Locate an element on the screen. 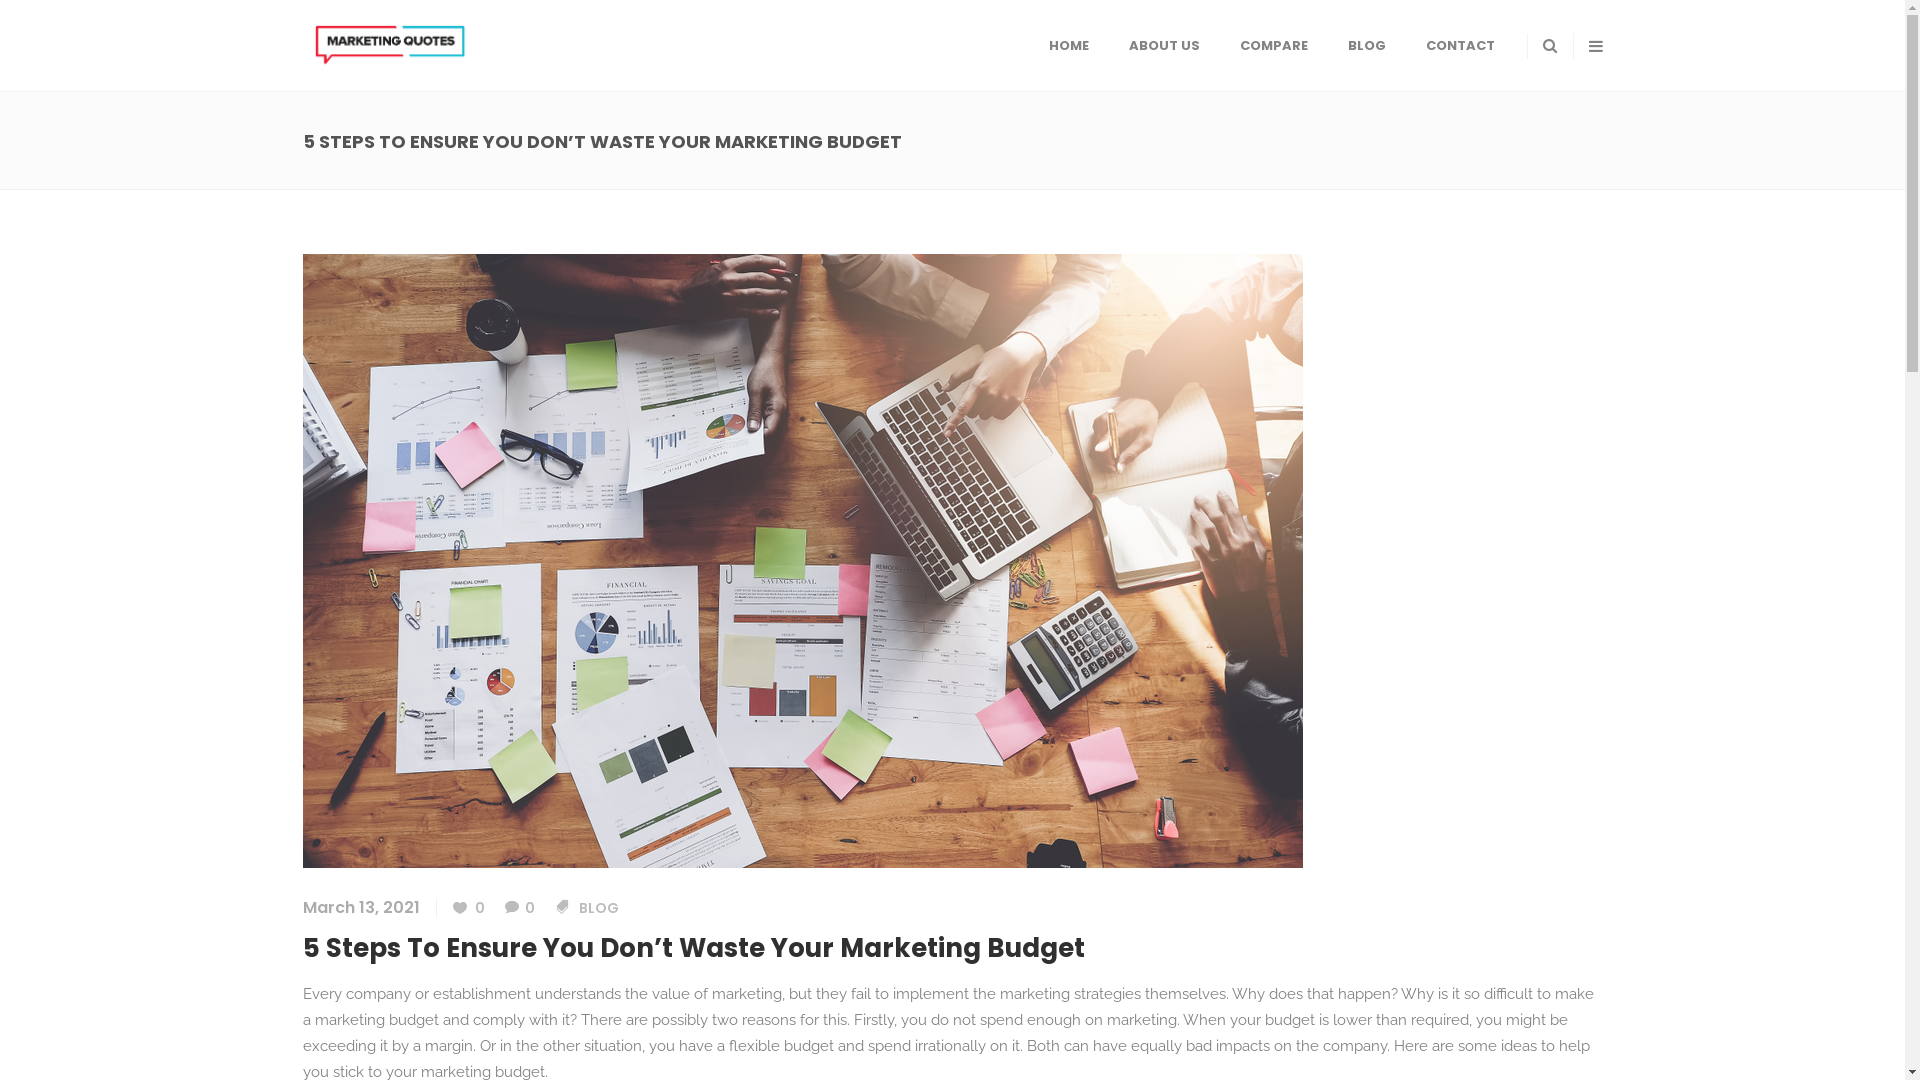  'BLOG' is located at coordinates (597, 907).